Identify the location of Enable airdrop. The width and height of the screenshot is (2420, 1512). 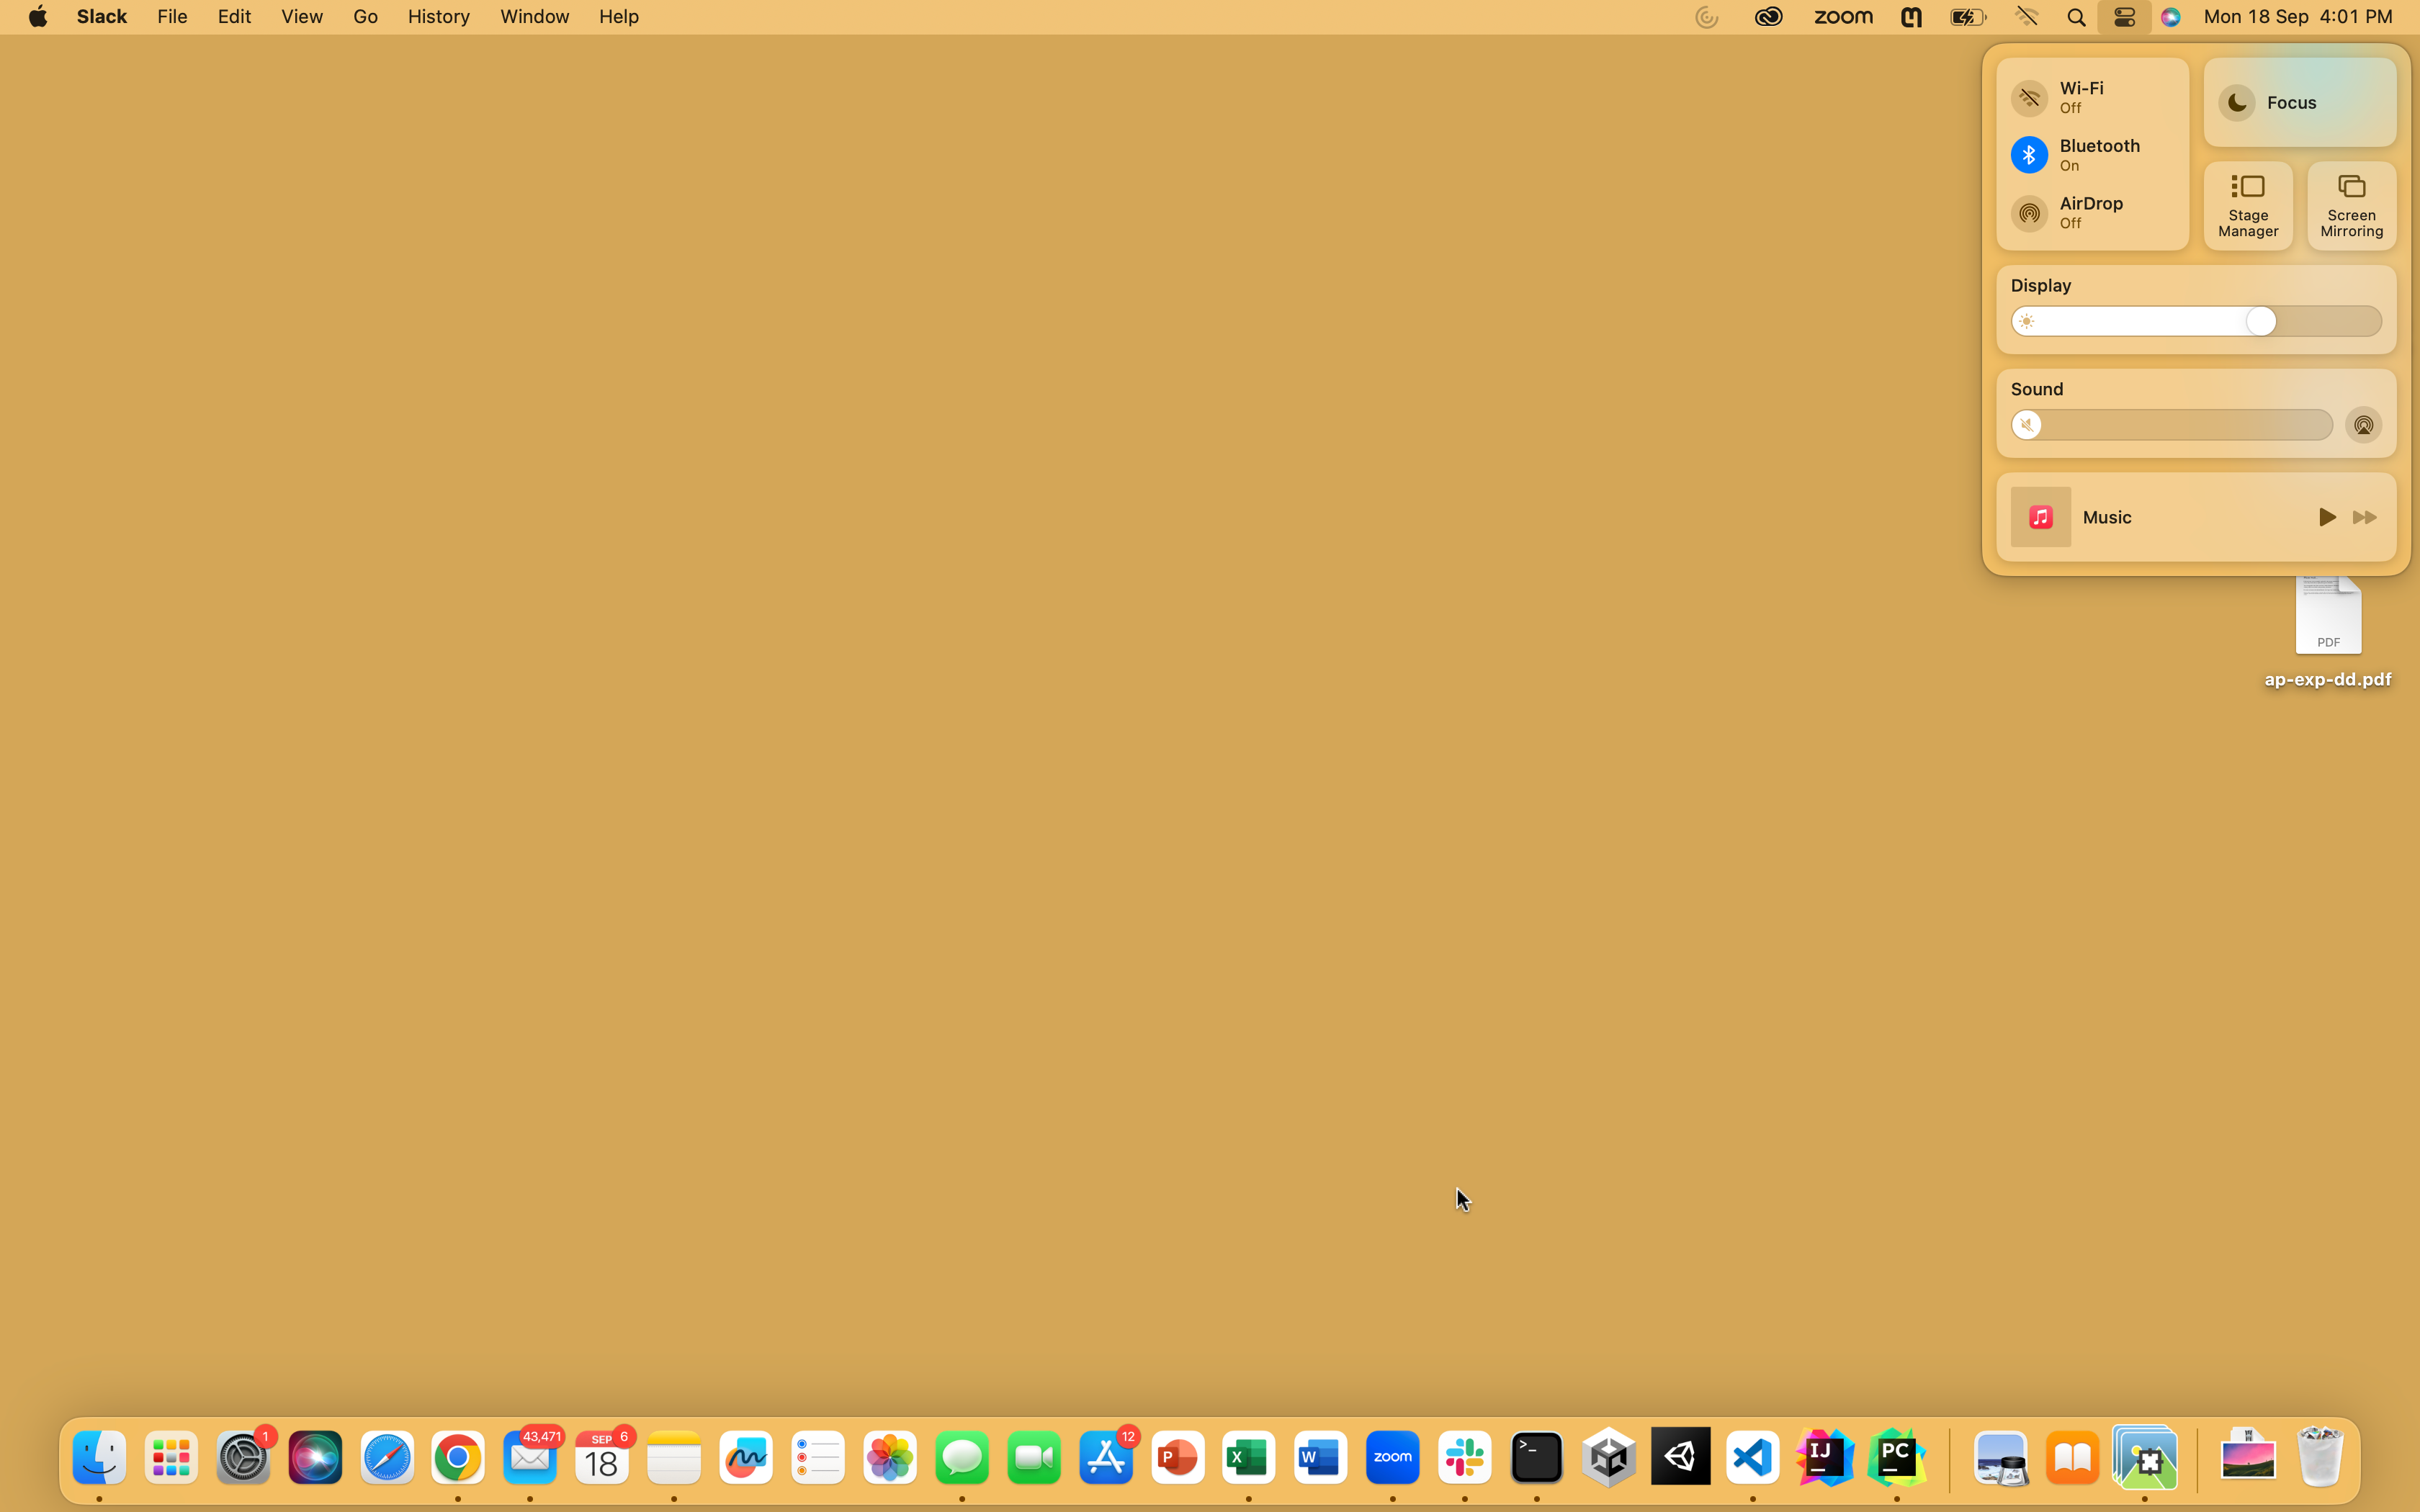
(2365, 423).